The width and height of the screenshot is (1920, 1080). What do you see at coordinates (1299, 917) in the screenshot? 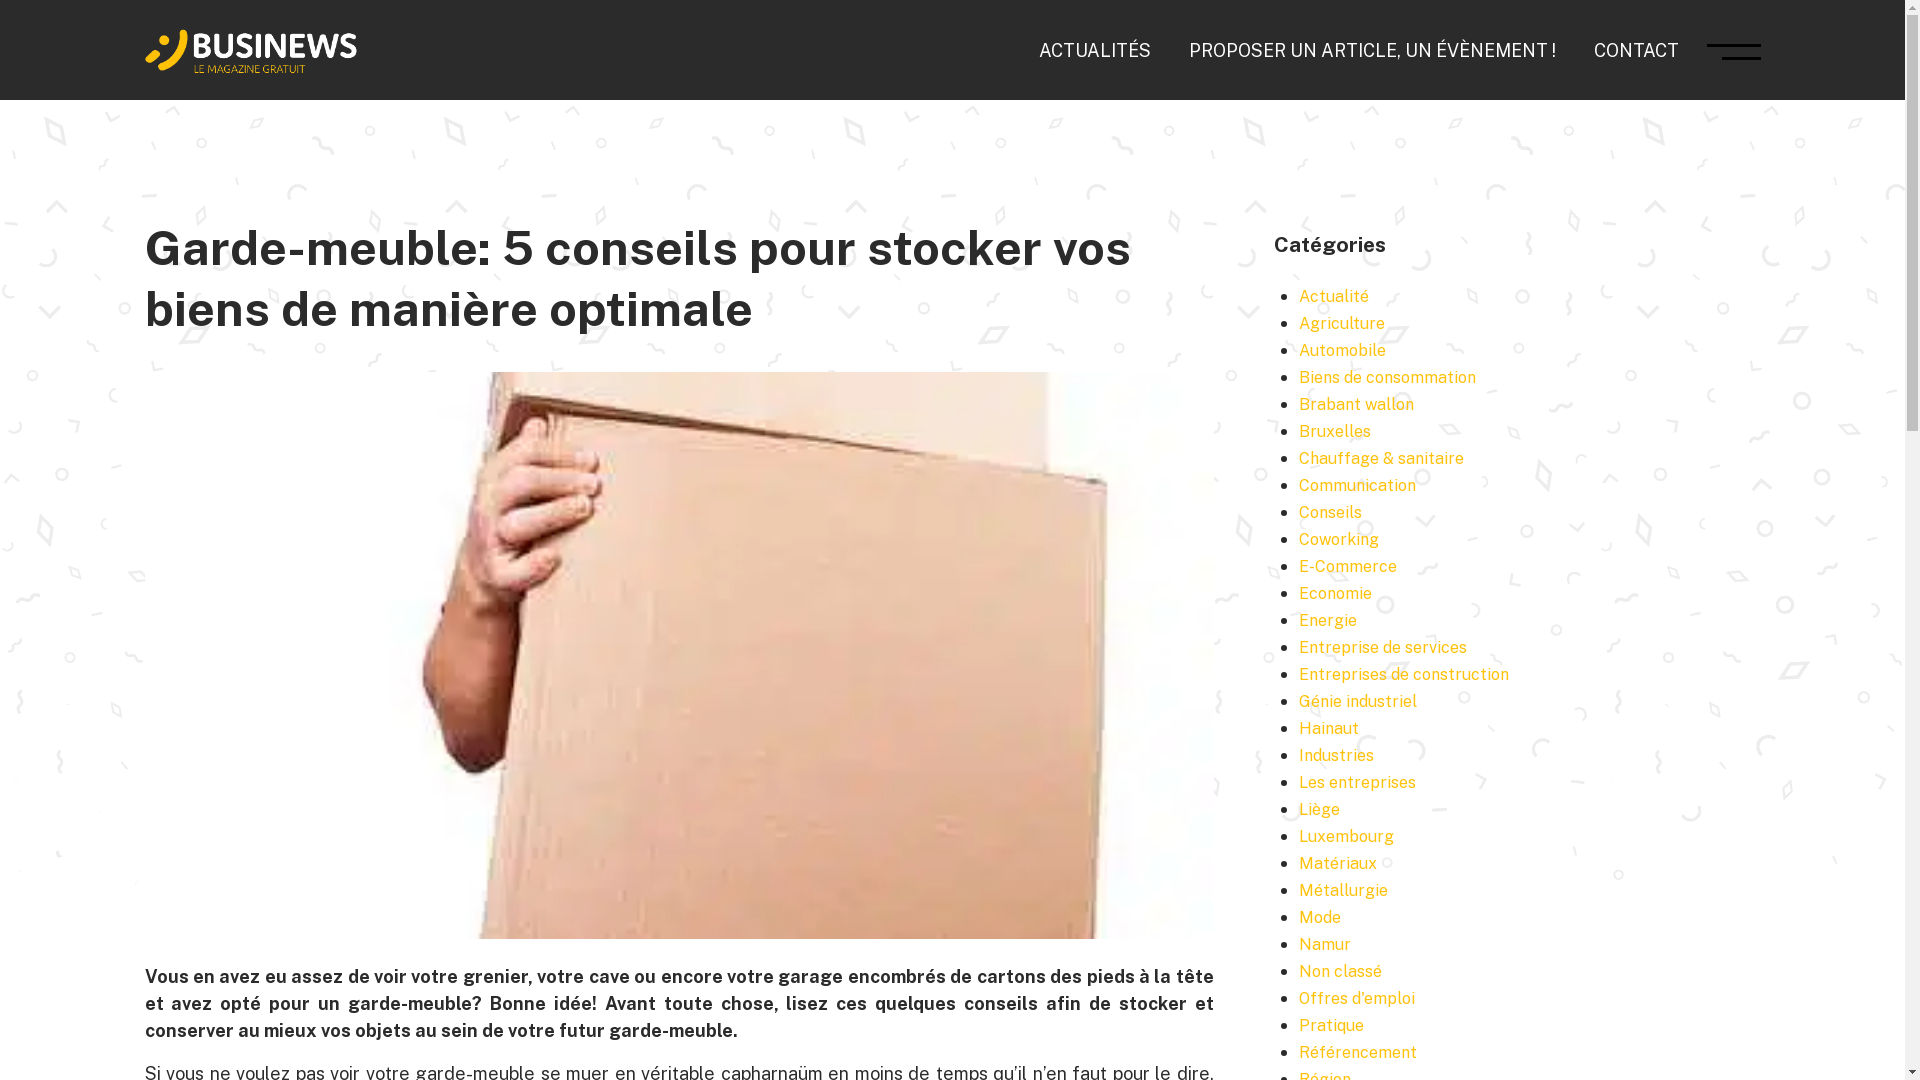
I see `'Mode'` at bounding box center [1299, 917].